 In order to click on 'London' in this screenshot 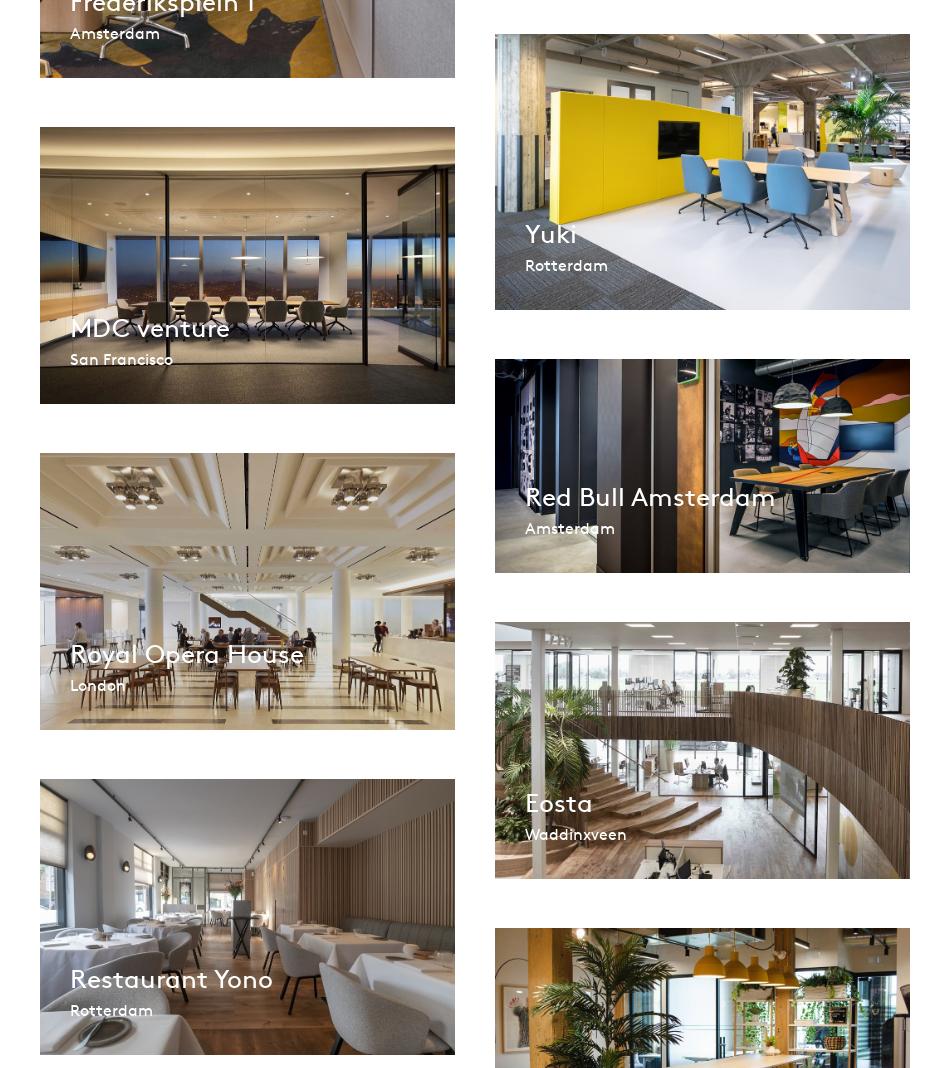, I will do `click(98, 683)`.